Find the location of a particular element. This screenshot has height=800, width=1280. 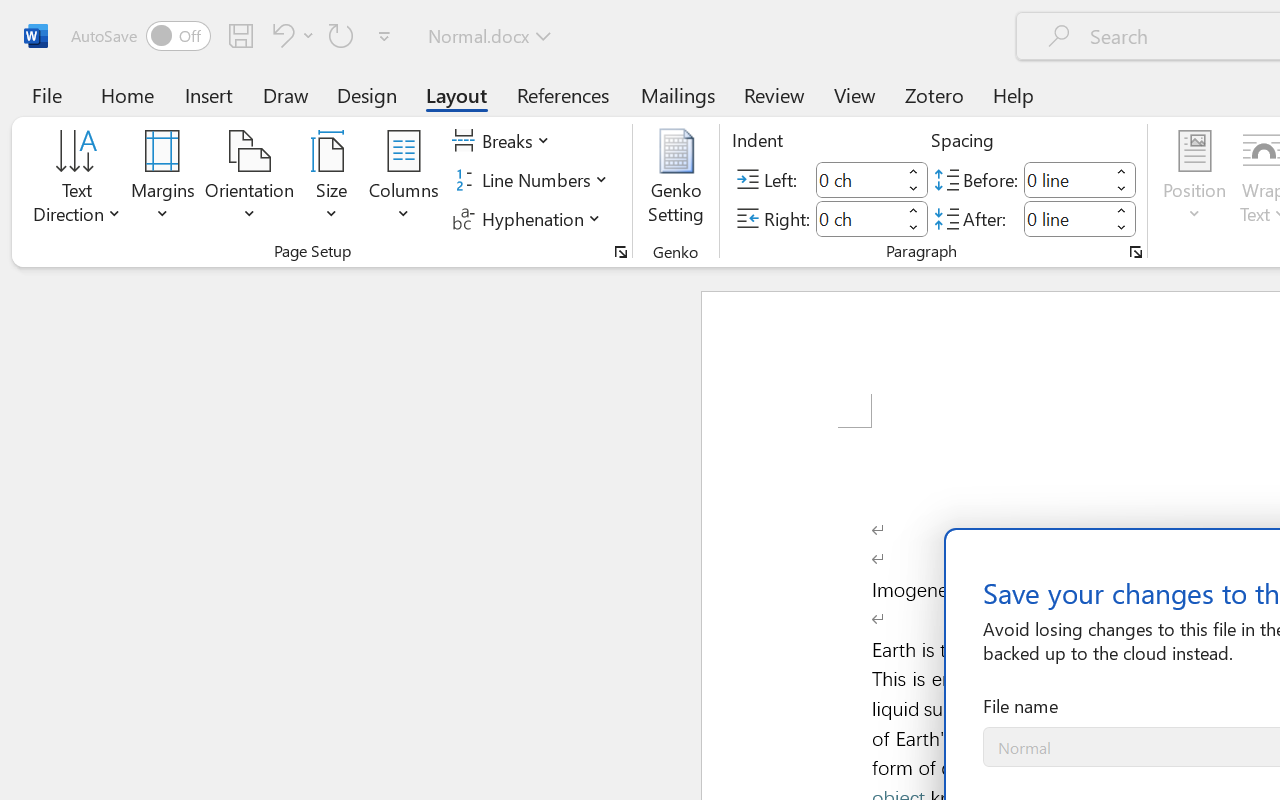

'Line Numbers' is located at coordinates (533, 179).